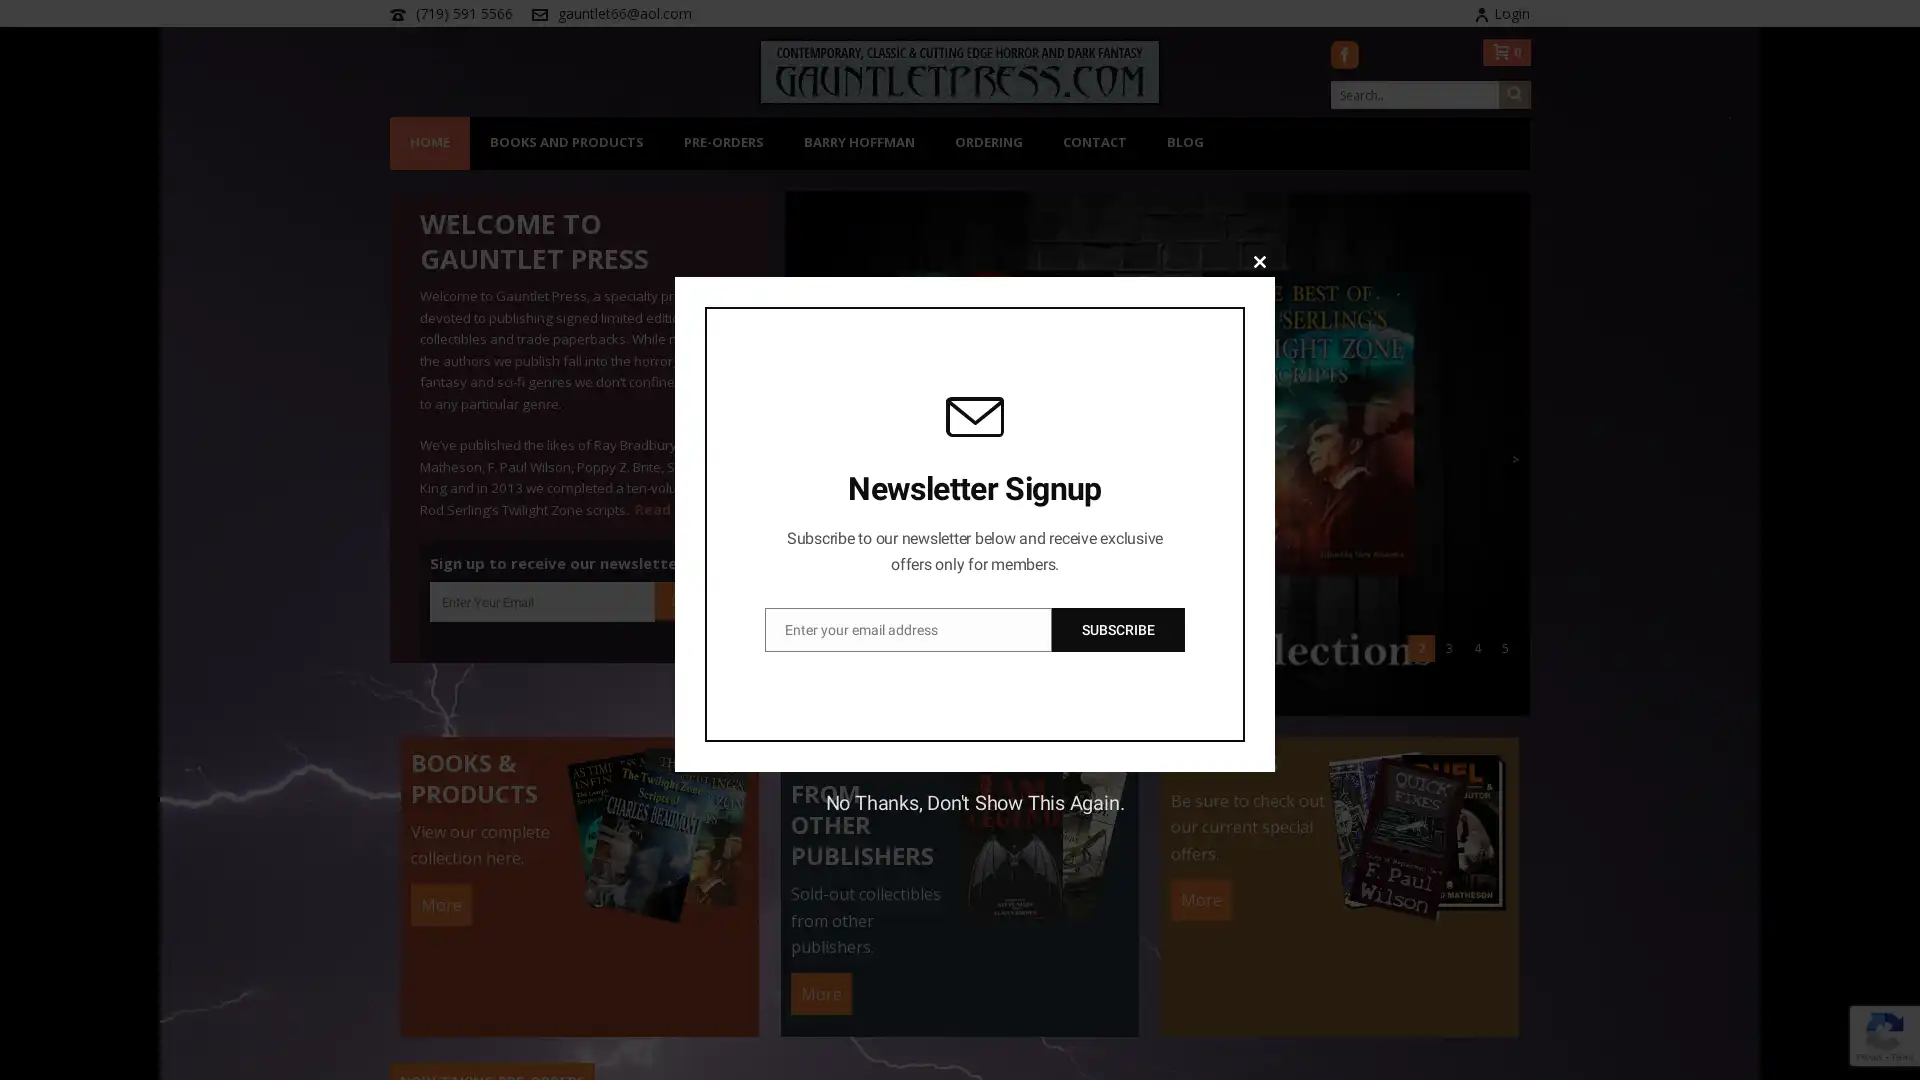  What do you see at coordinates (692, 599) in the screenshot?
I see `Sign Up` at bounding box center [692, 599].